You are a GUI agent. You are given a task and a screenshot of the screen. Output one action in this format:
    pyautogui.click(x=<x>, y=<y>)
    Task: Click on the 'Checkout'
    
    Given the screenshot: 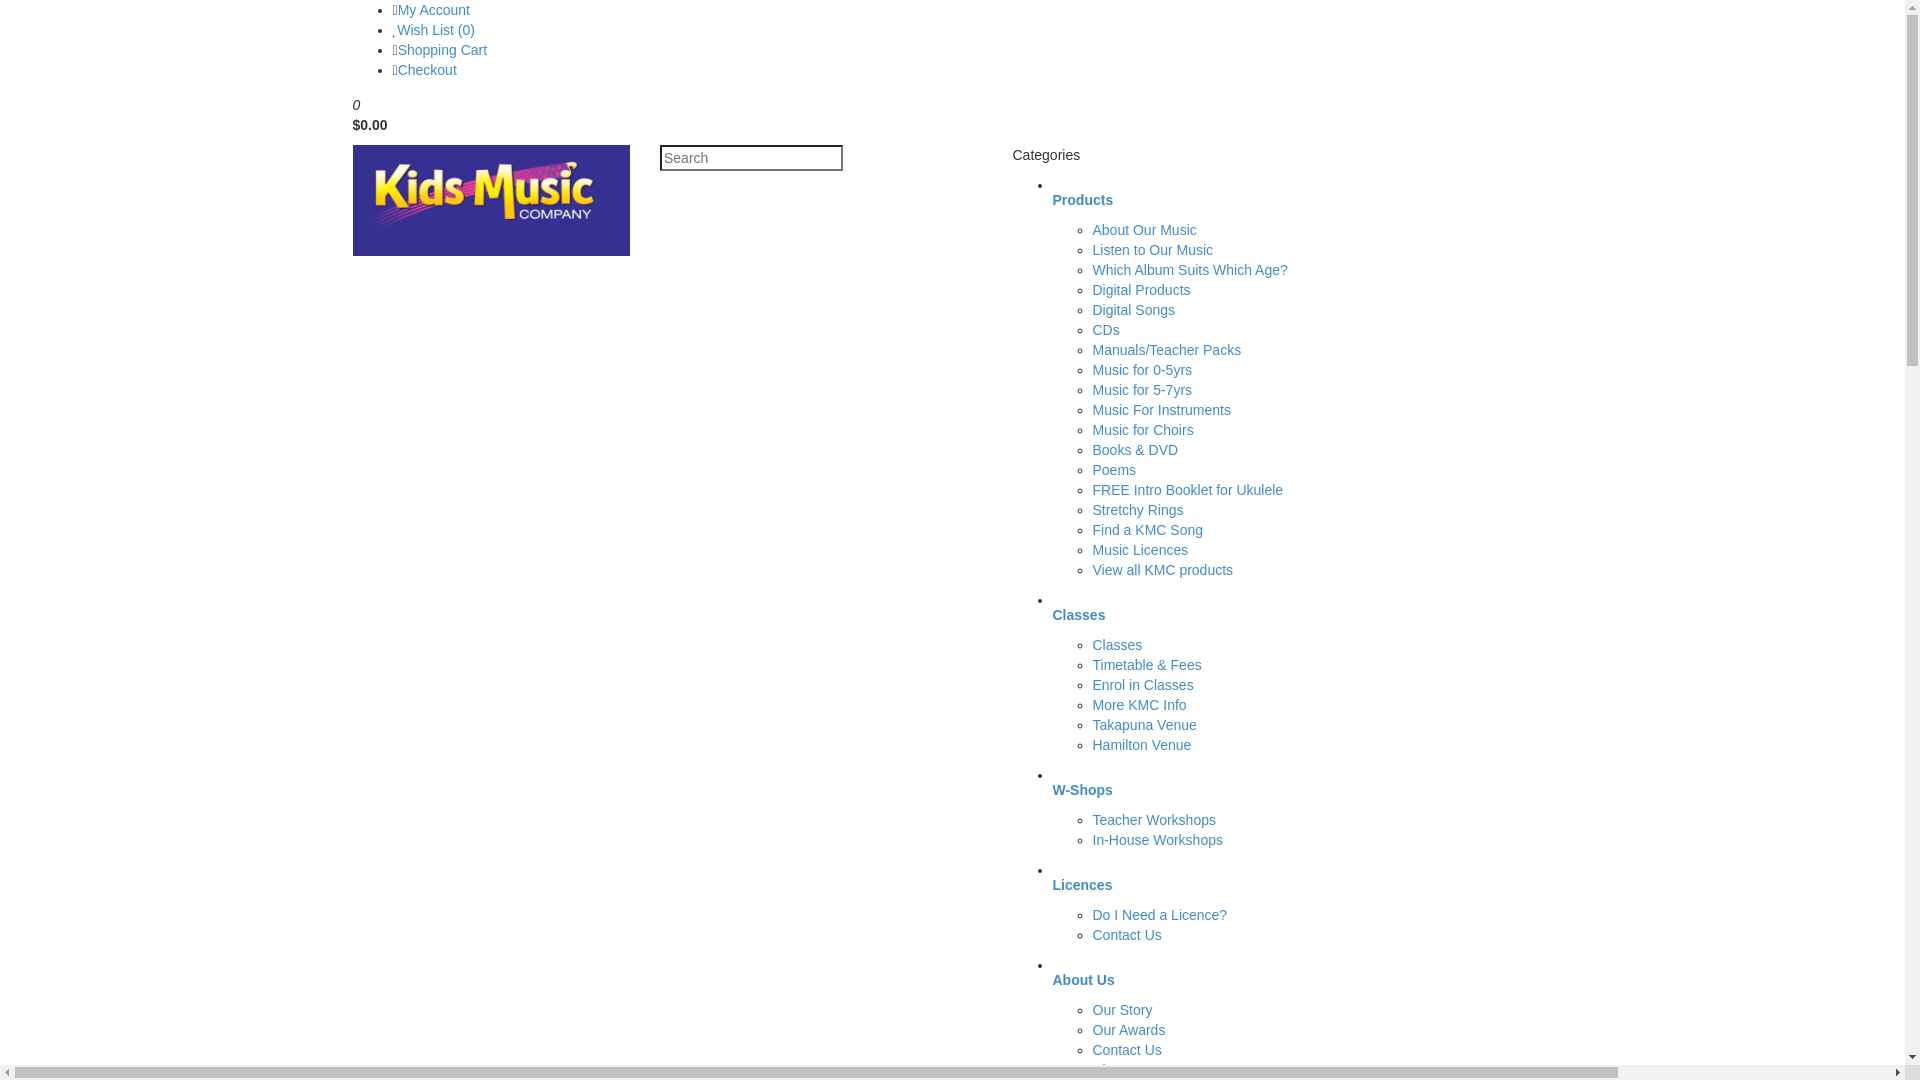 What is the action you would take?
    pyautogui.click(x=426, y=68)
    